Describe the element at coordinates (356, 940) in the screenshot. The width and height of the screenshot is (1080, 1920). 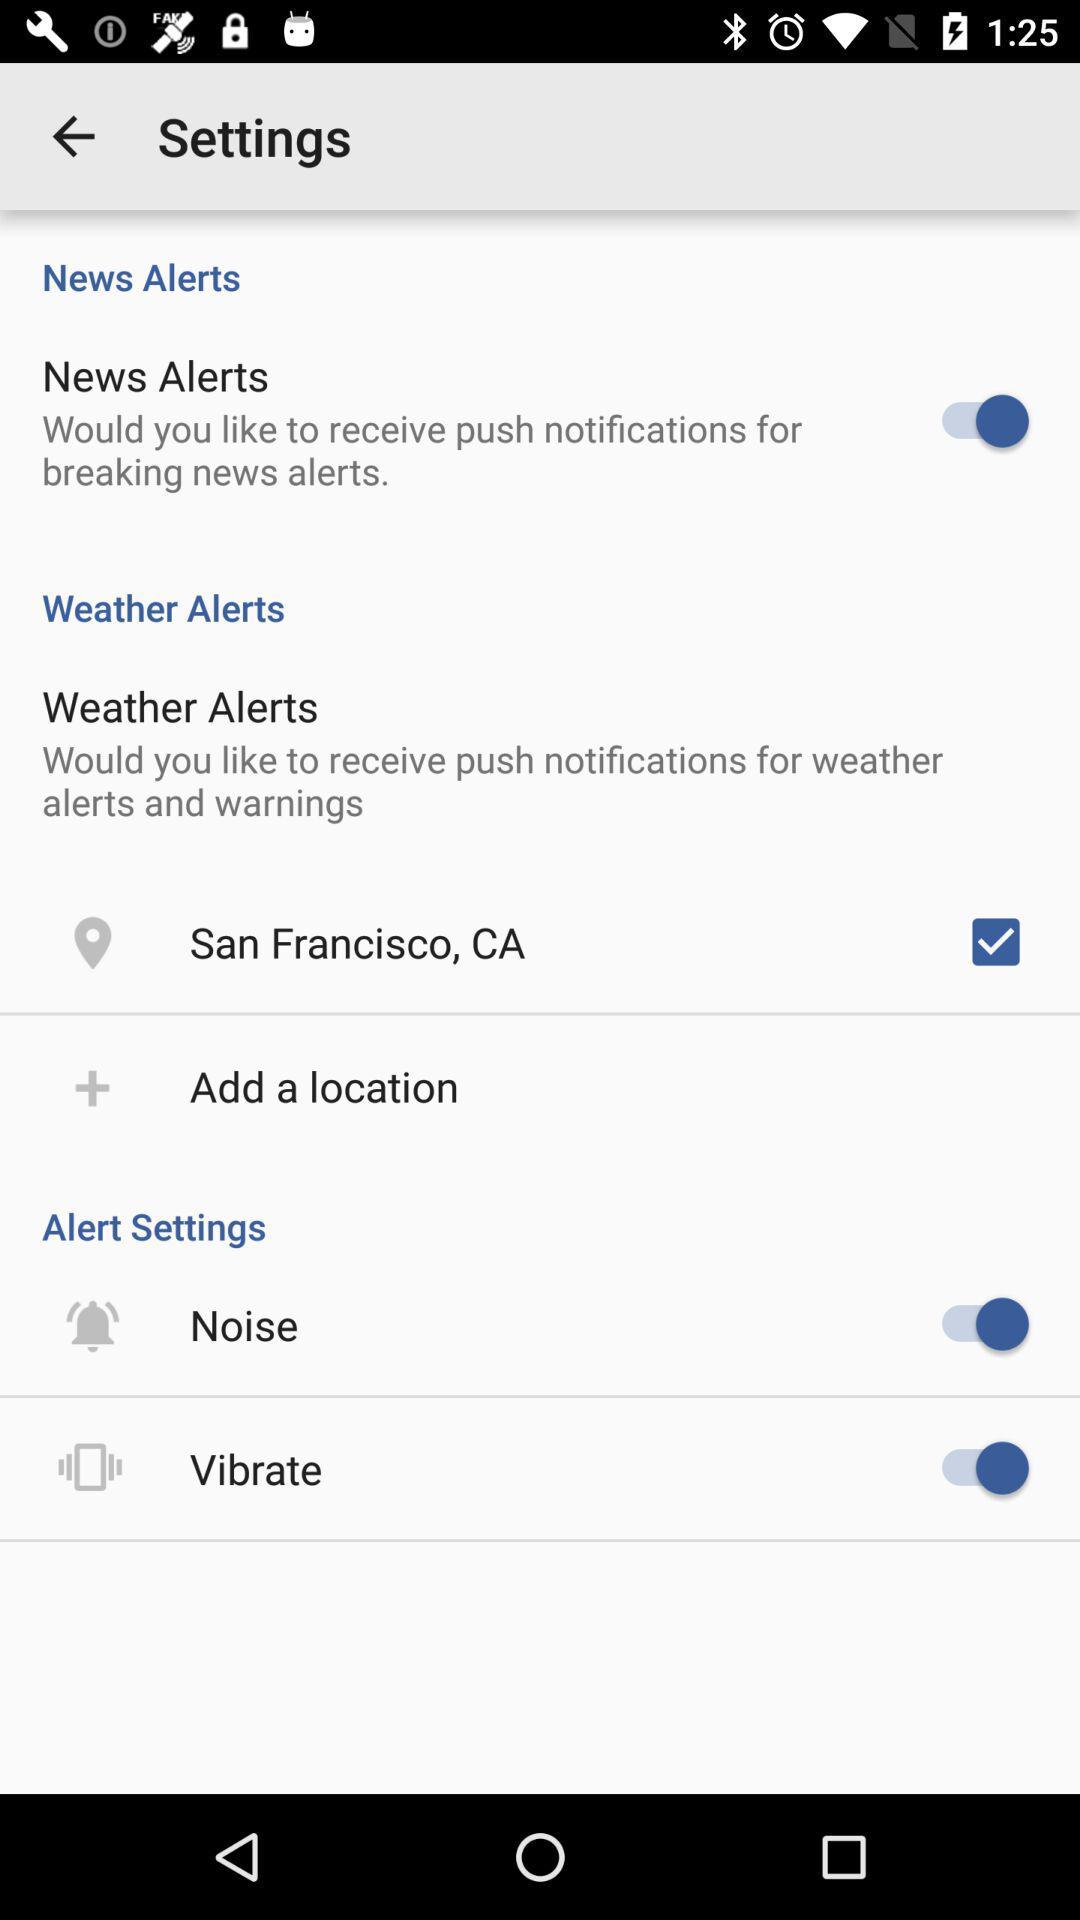
I see `the san francisco, ca icon` at that location.